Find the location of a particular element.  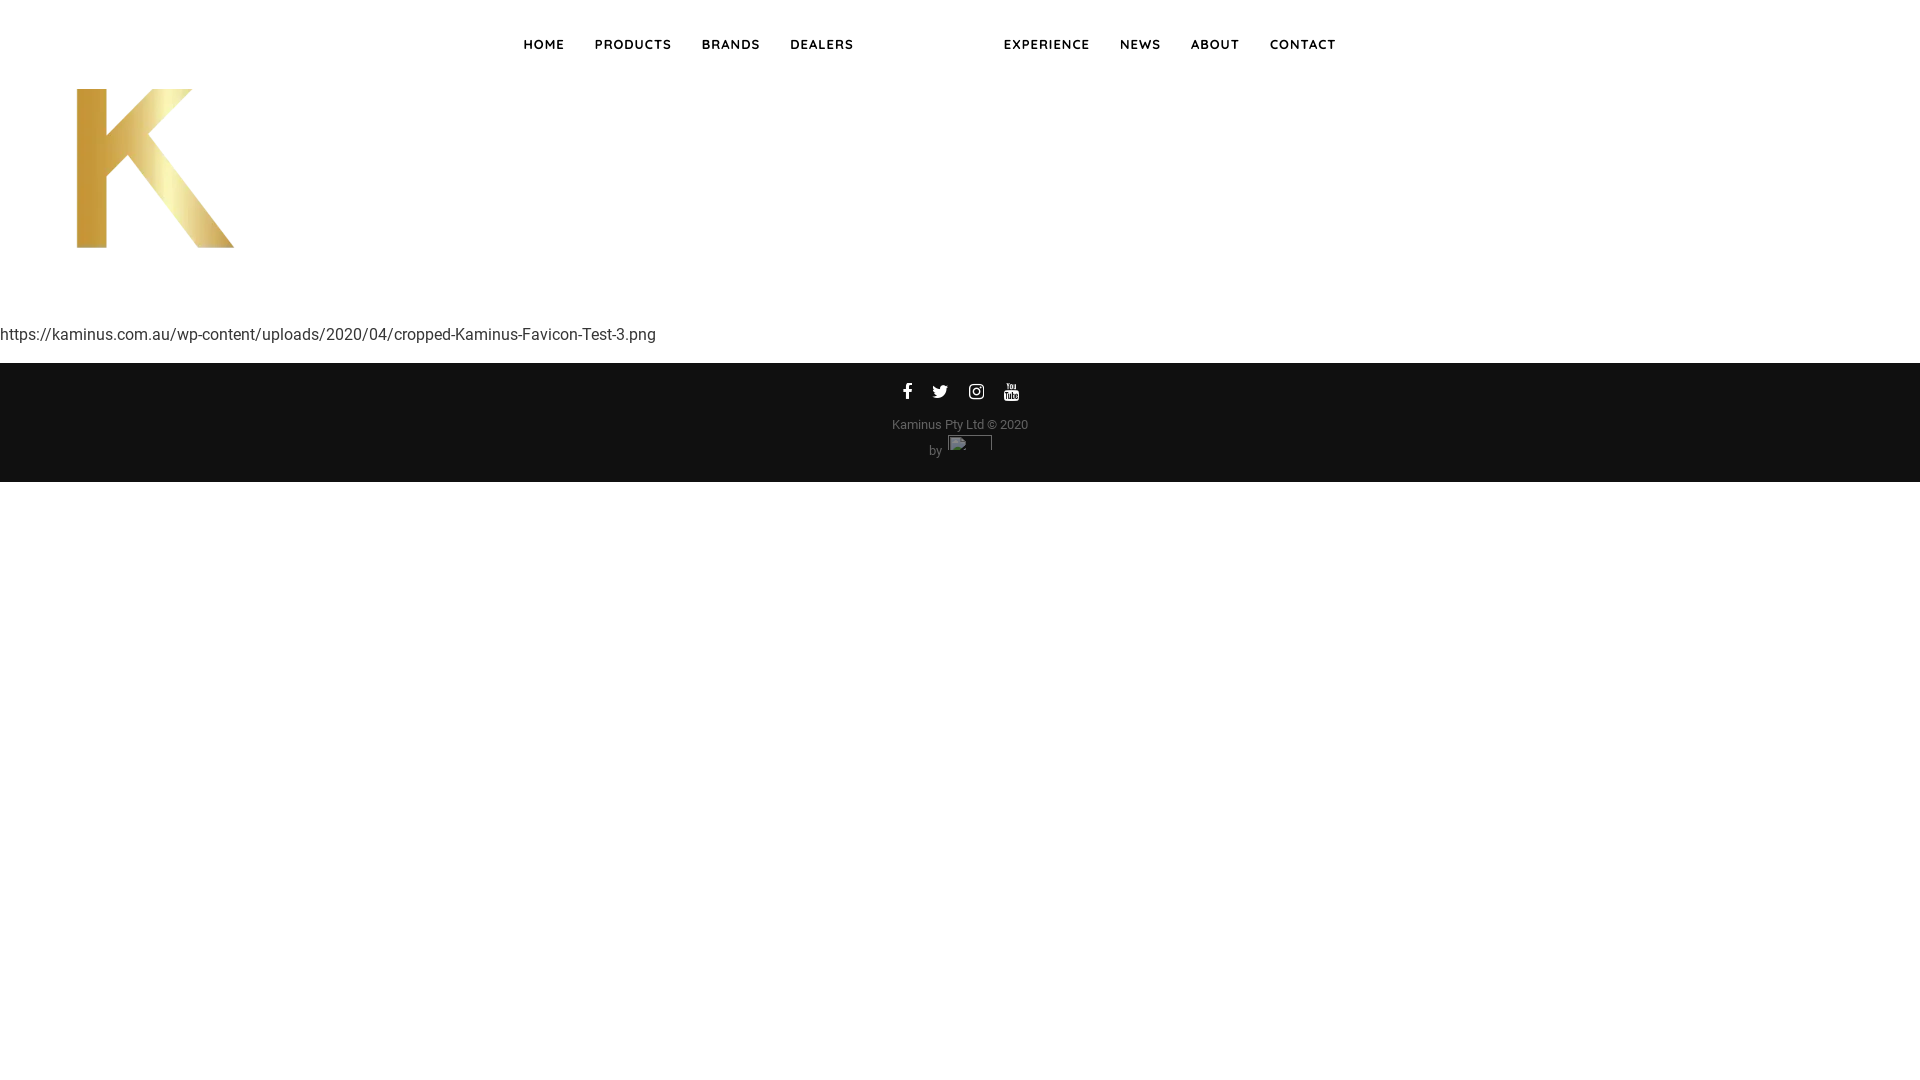

'CONTACT' is located at coordinates (1303, 45).